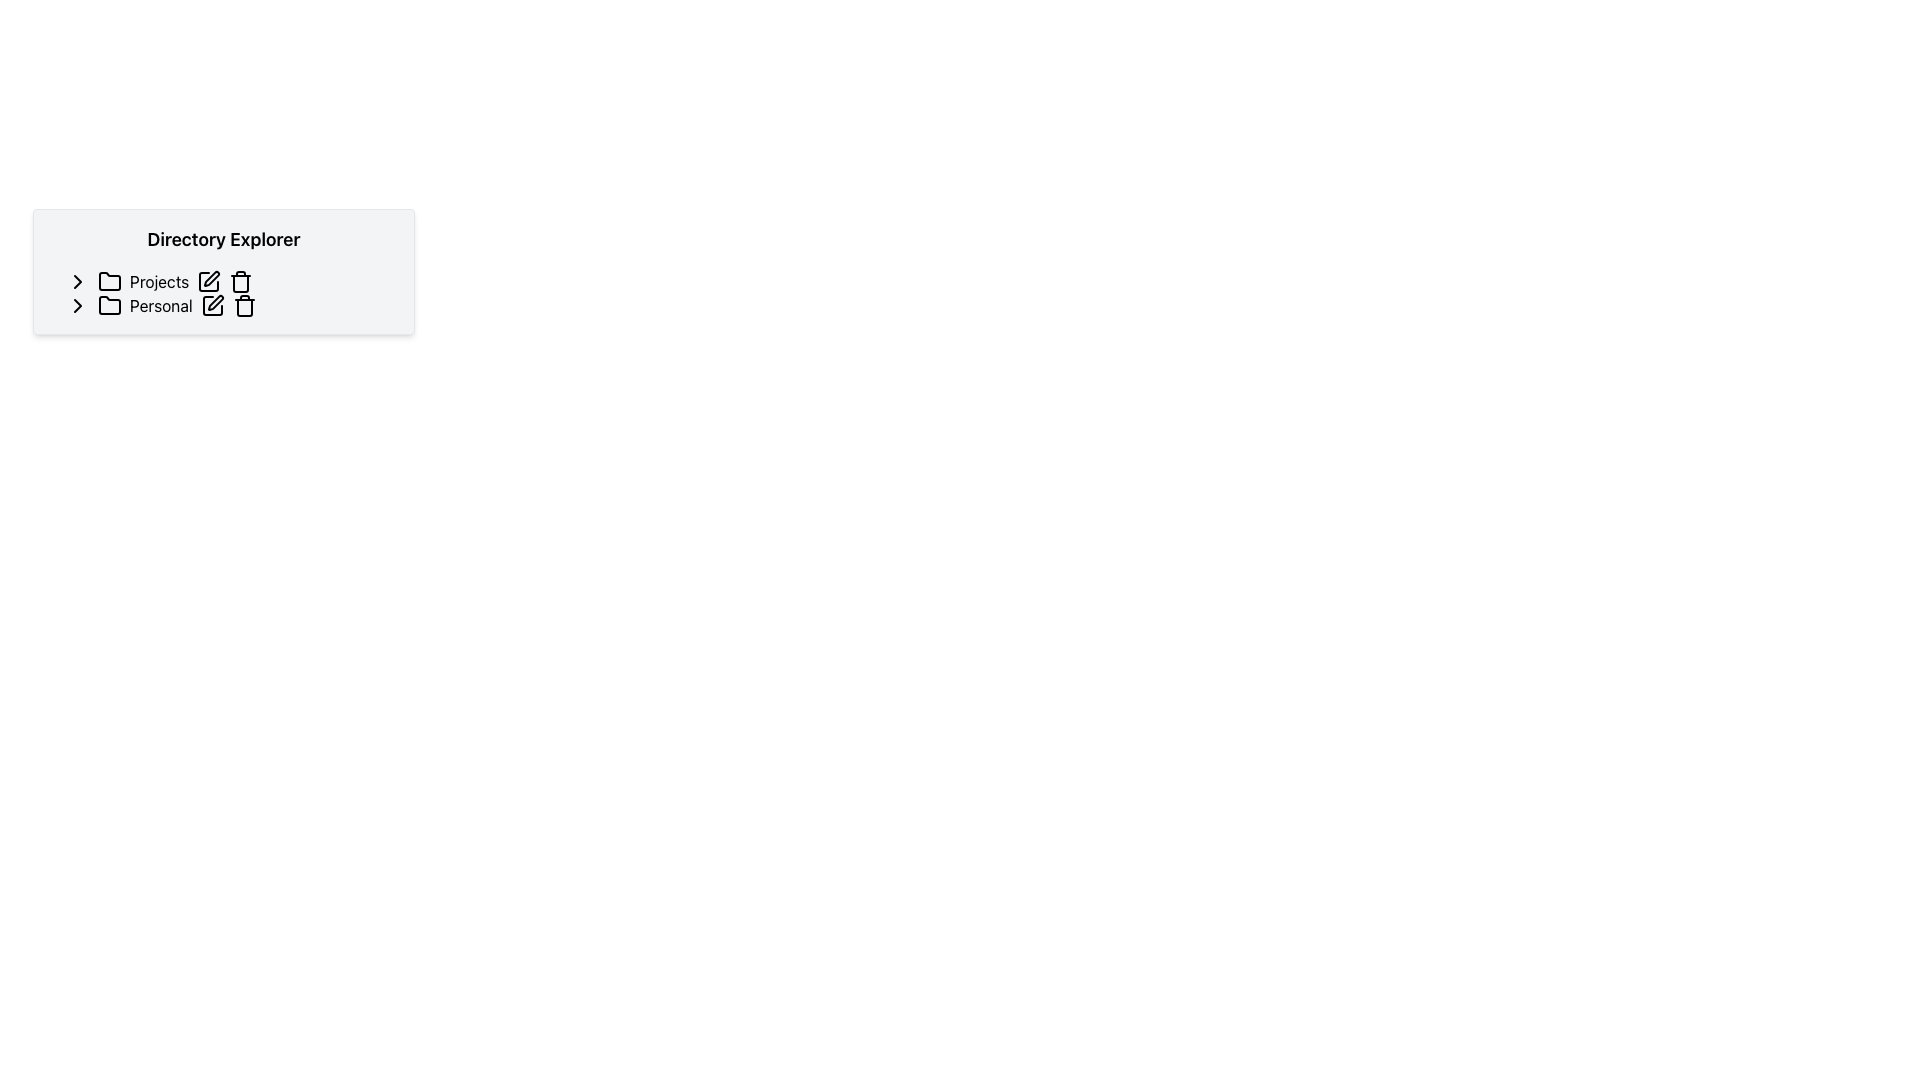  What do you see at coordinates (158, 281) in the screenshot?
I see `the static text label displaying 'Projects', which is located between a folder icon and an edit icon in a directory explorer interface` at bounding box center [158, 281].